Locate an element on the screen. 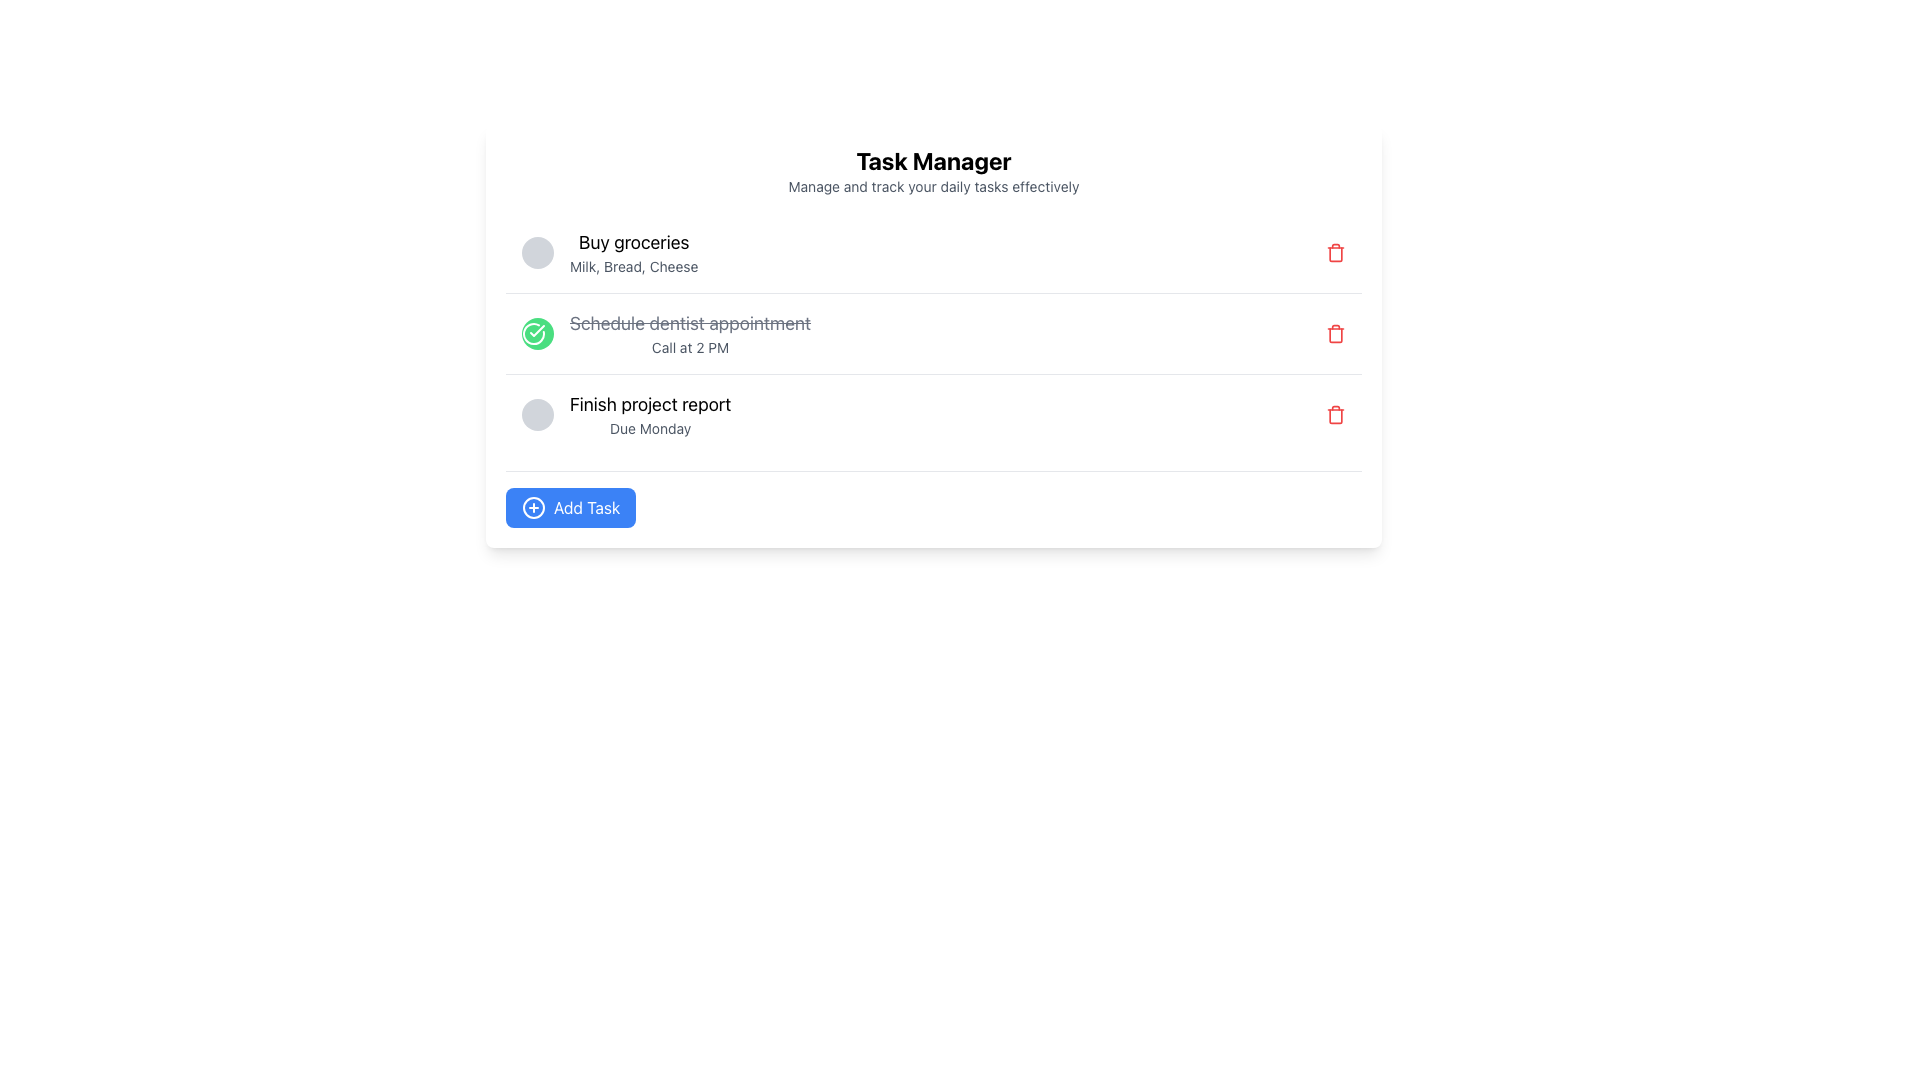 The width and height of the screenshot is (1920, 1080). the third task list item displaying 'Finish project report' with the due date 'Due Monday' and a circular gray placeholder image is located at coordinates (625, 414).